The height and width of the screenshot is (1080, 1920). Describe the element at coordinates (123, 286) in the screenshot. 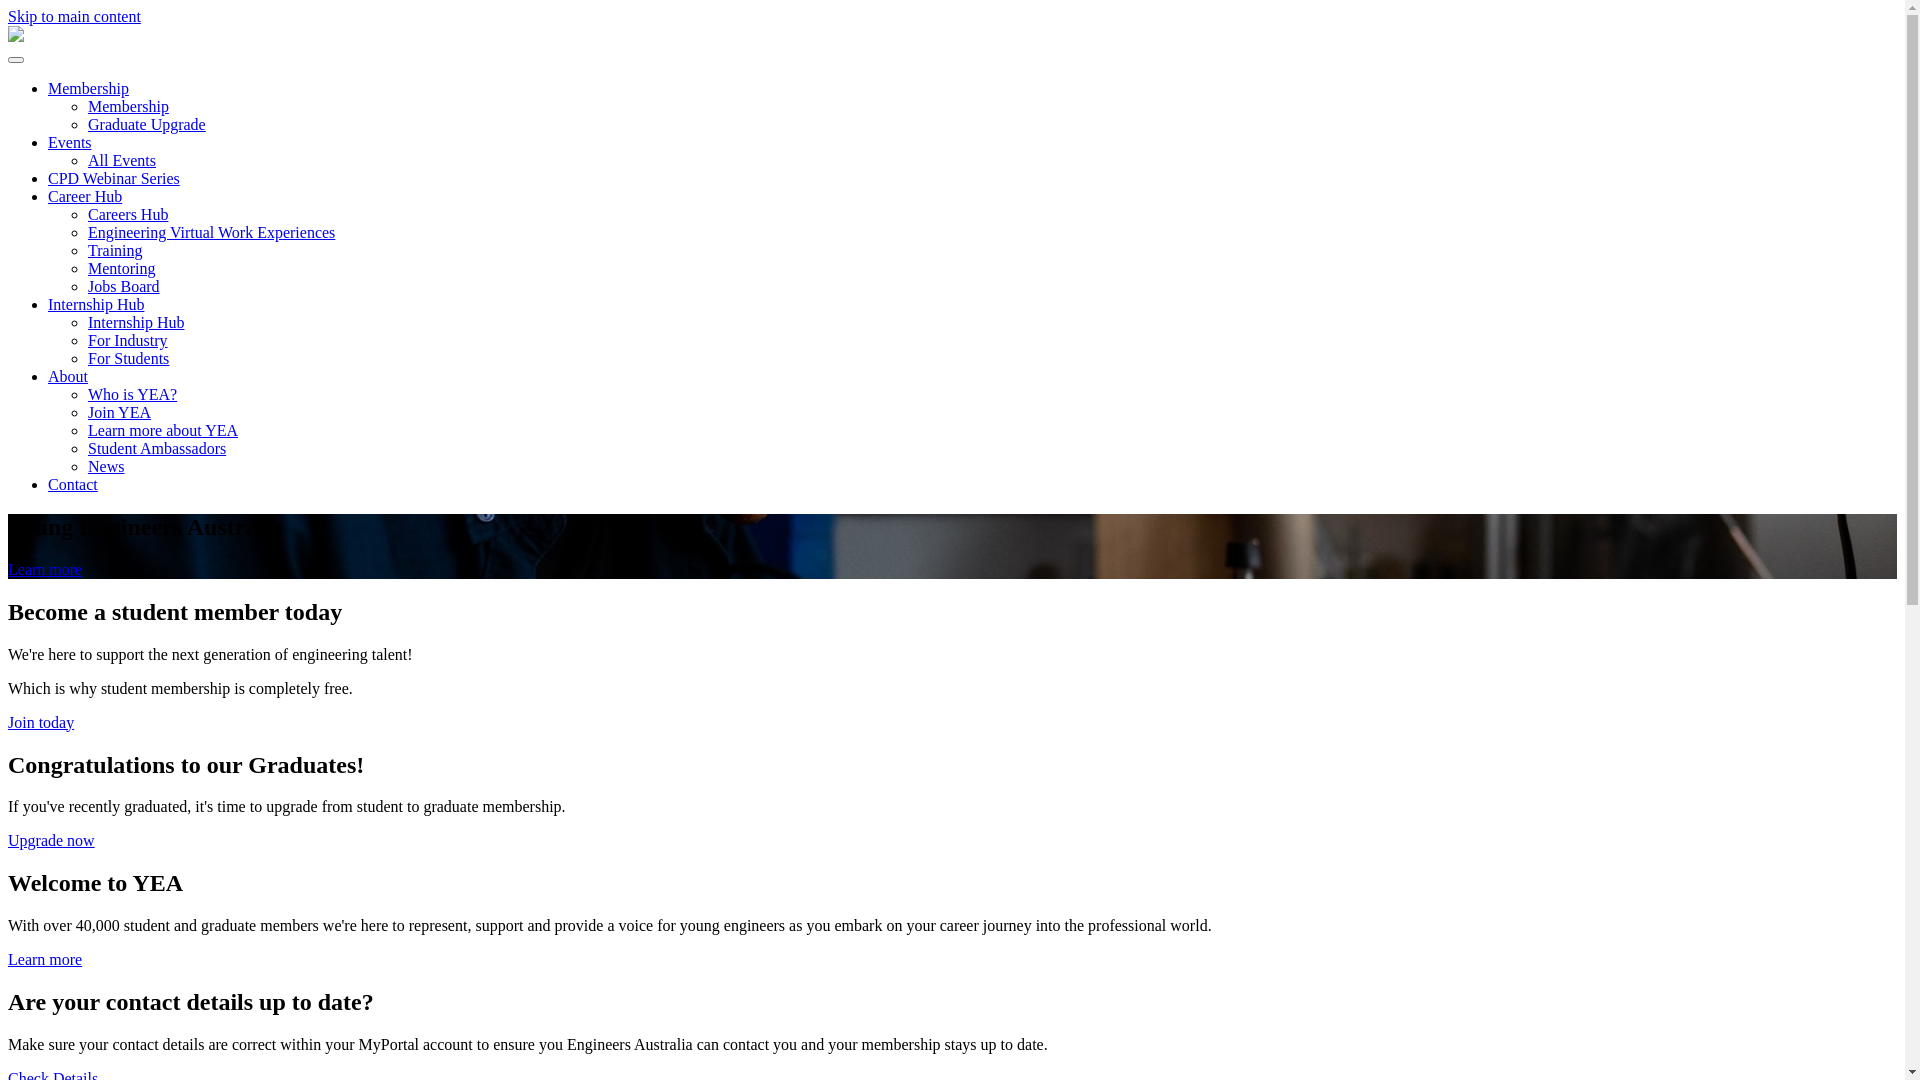

I see `'Jobs Board'` at that location.